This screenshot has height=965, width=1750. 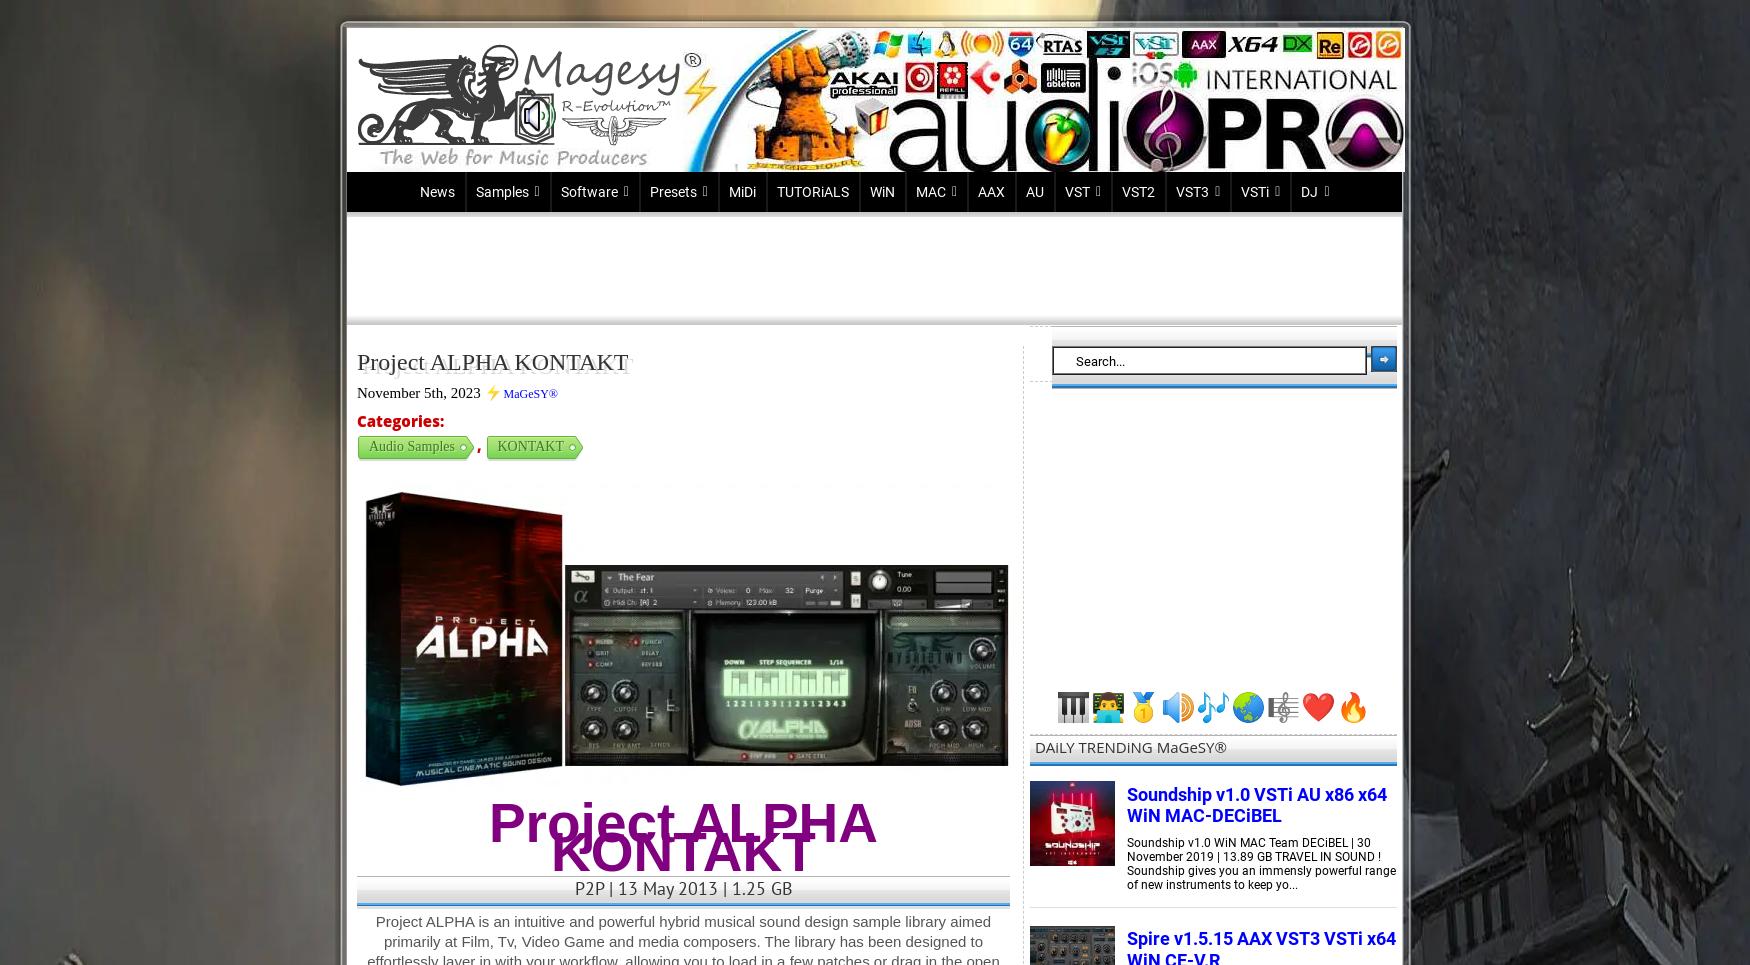 What do you see at coordinates (595, 473) in the screenshot?
I see `'PRESONUS'` at bounding box center [595, 473].